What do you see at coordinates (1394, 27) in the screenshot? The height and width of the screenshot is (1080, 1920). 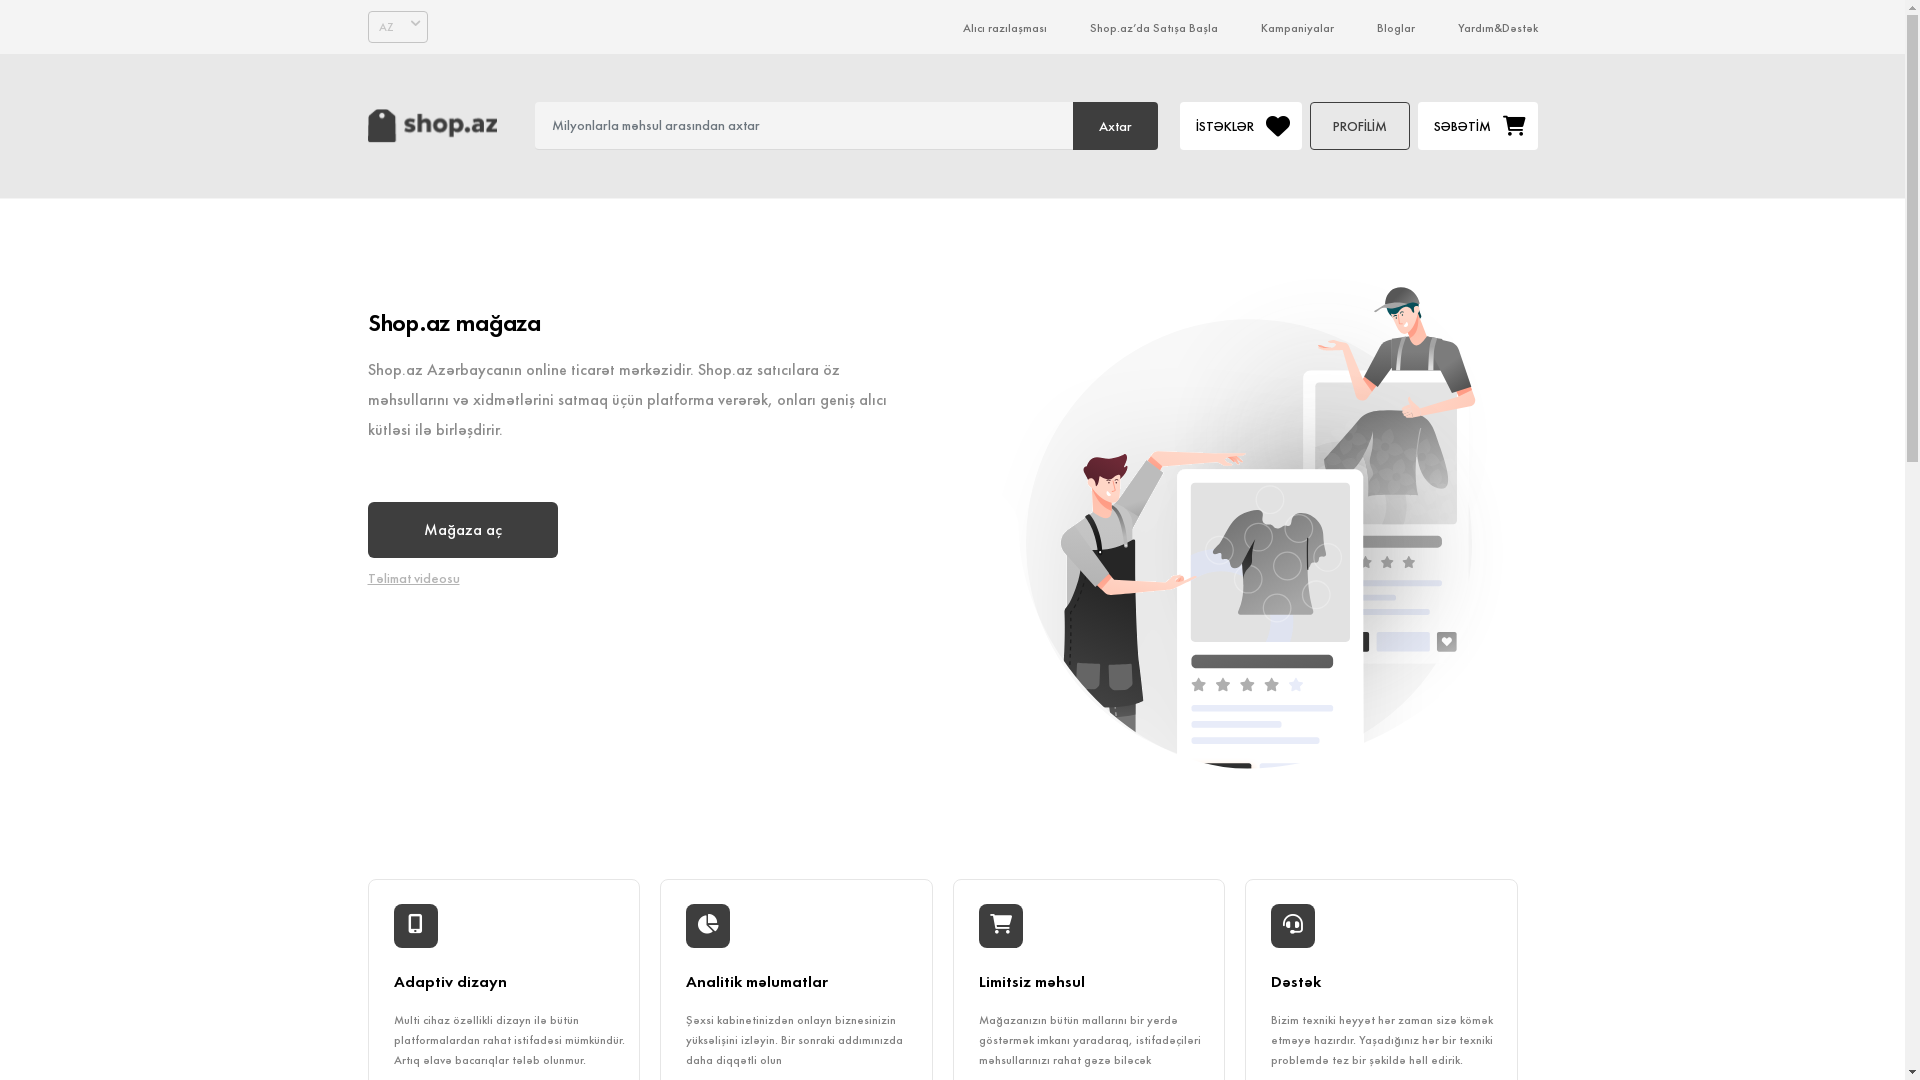 I see `'Bloglar'` at bounding box center [1394, 27].